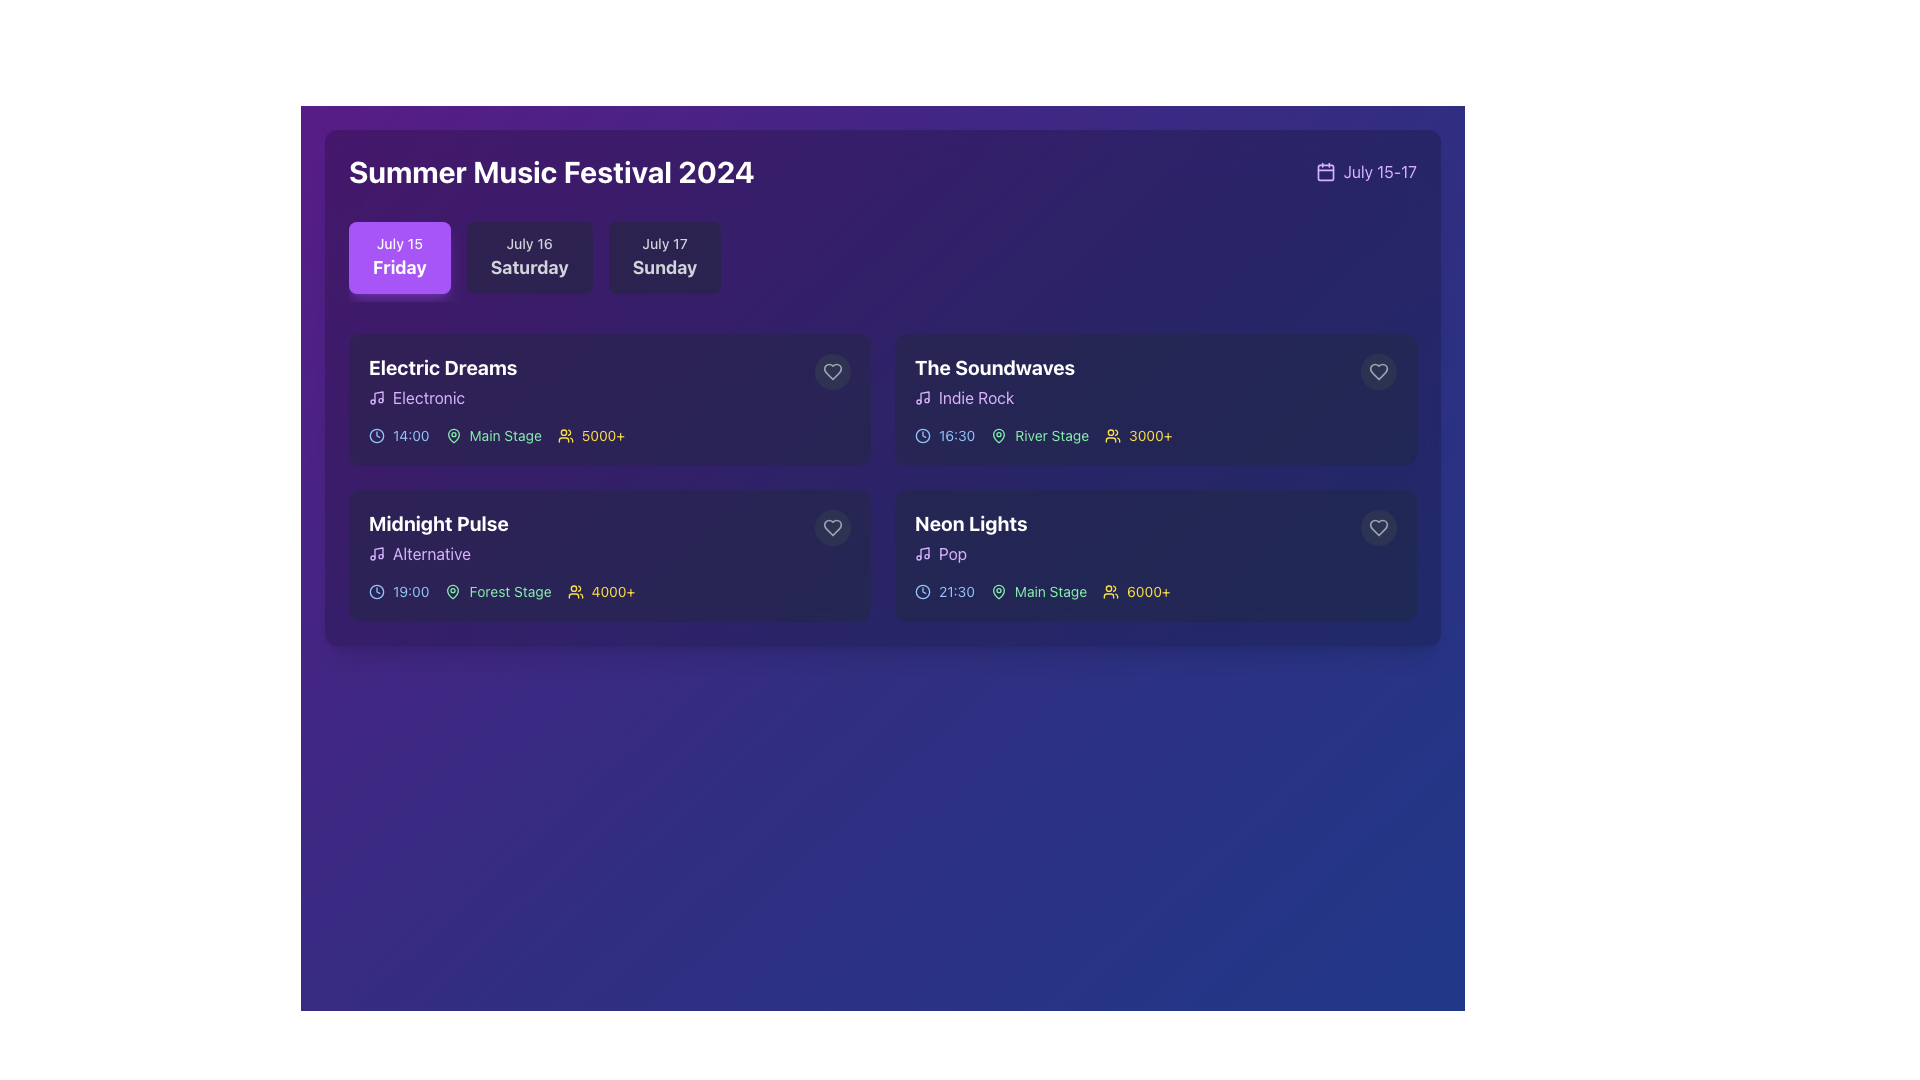 This screenshot has width=1920, height=1080. What do you see at coordinates (1138, 434) in the screenshot?
I see `the audience count text element for the event 'The Soundwaves', which is located in the second column of the grid layout, adjacent to the time and stage indicators, and positioned after the 'River Stage' label` at bounding box center [1138, 434].